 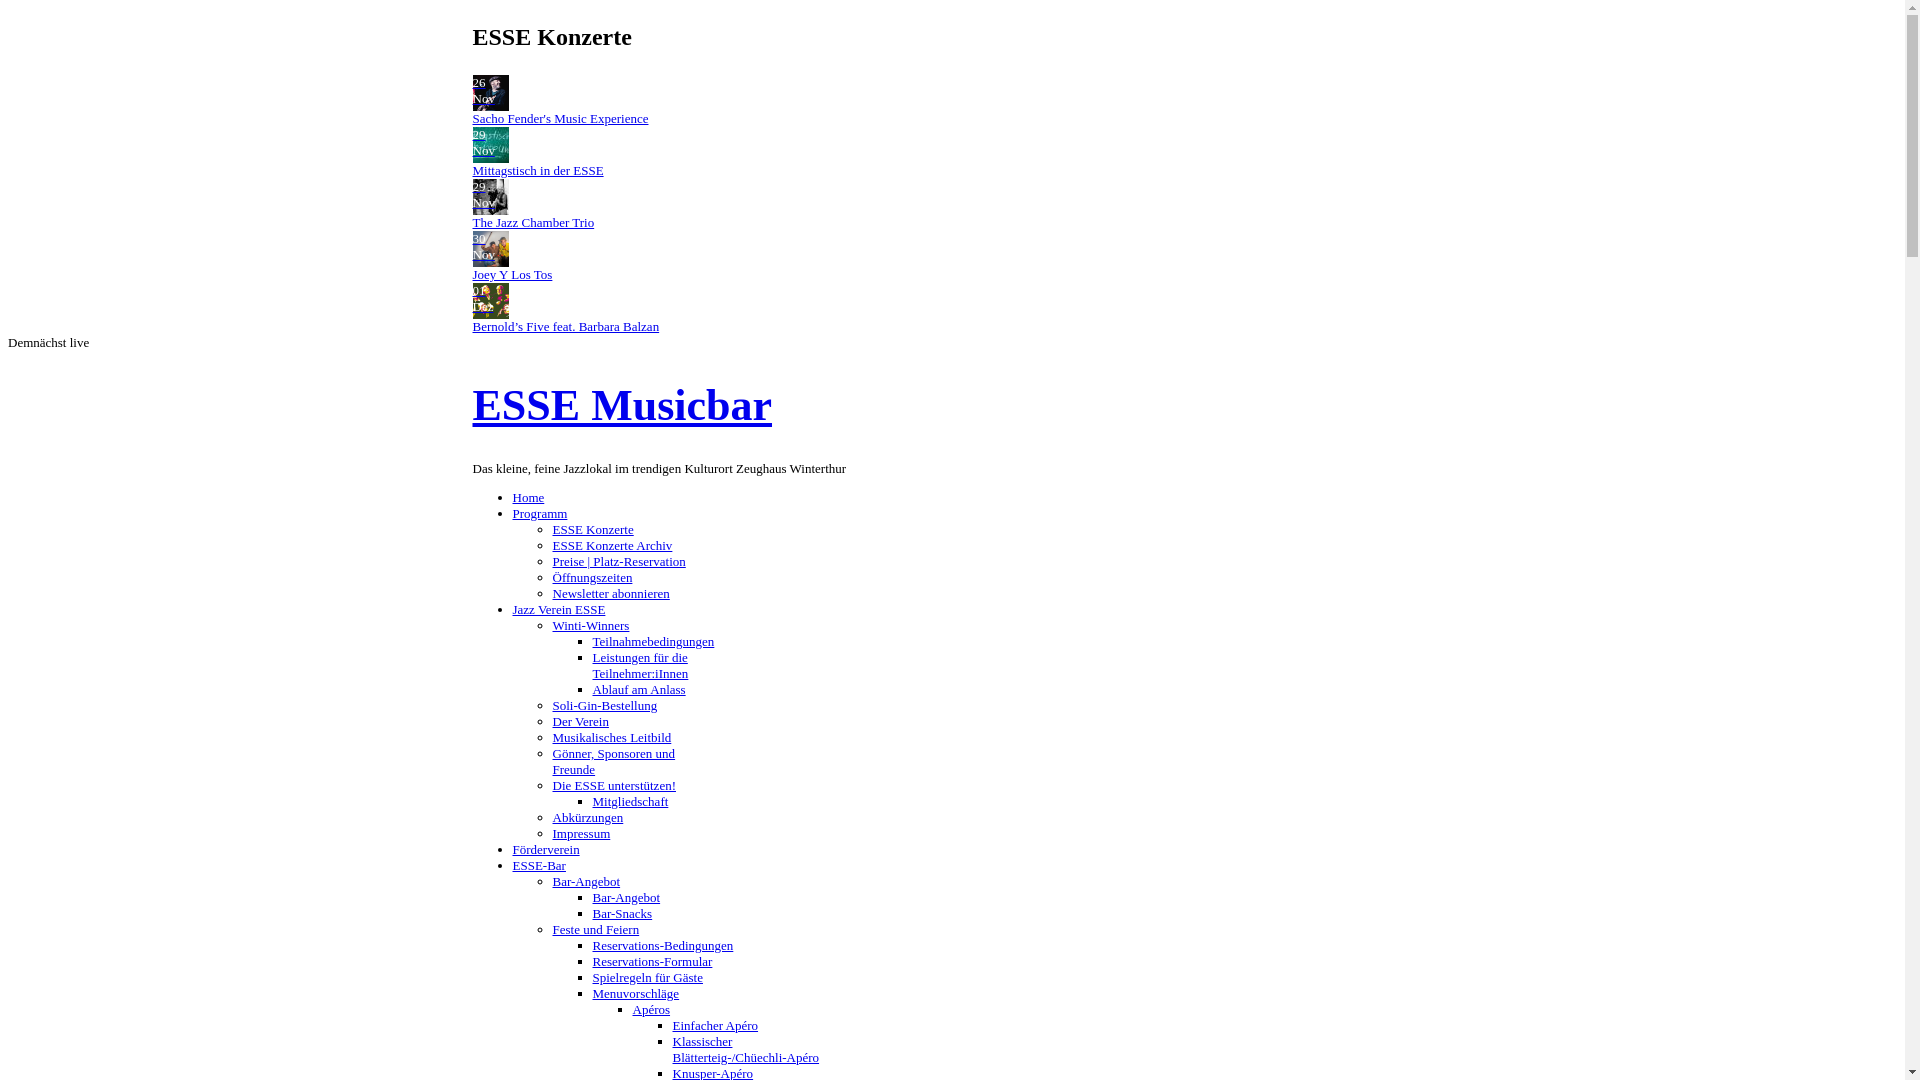 What do you see at coordinates (652, 960) in the screenshot?
I see `'Reservations-Formular'` at bounding box center [652, 960].